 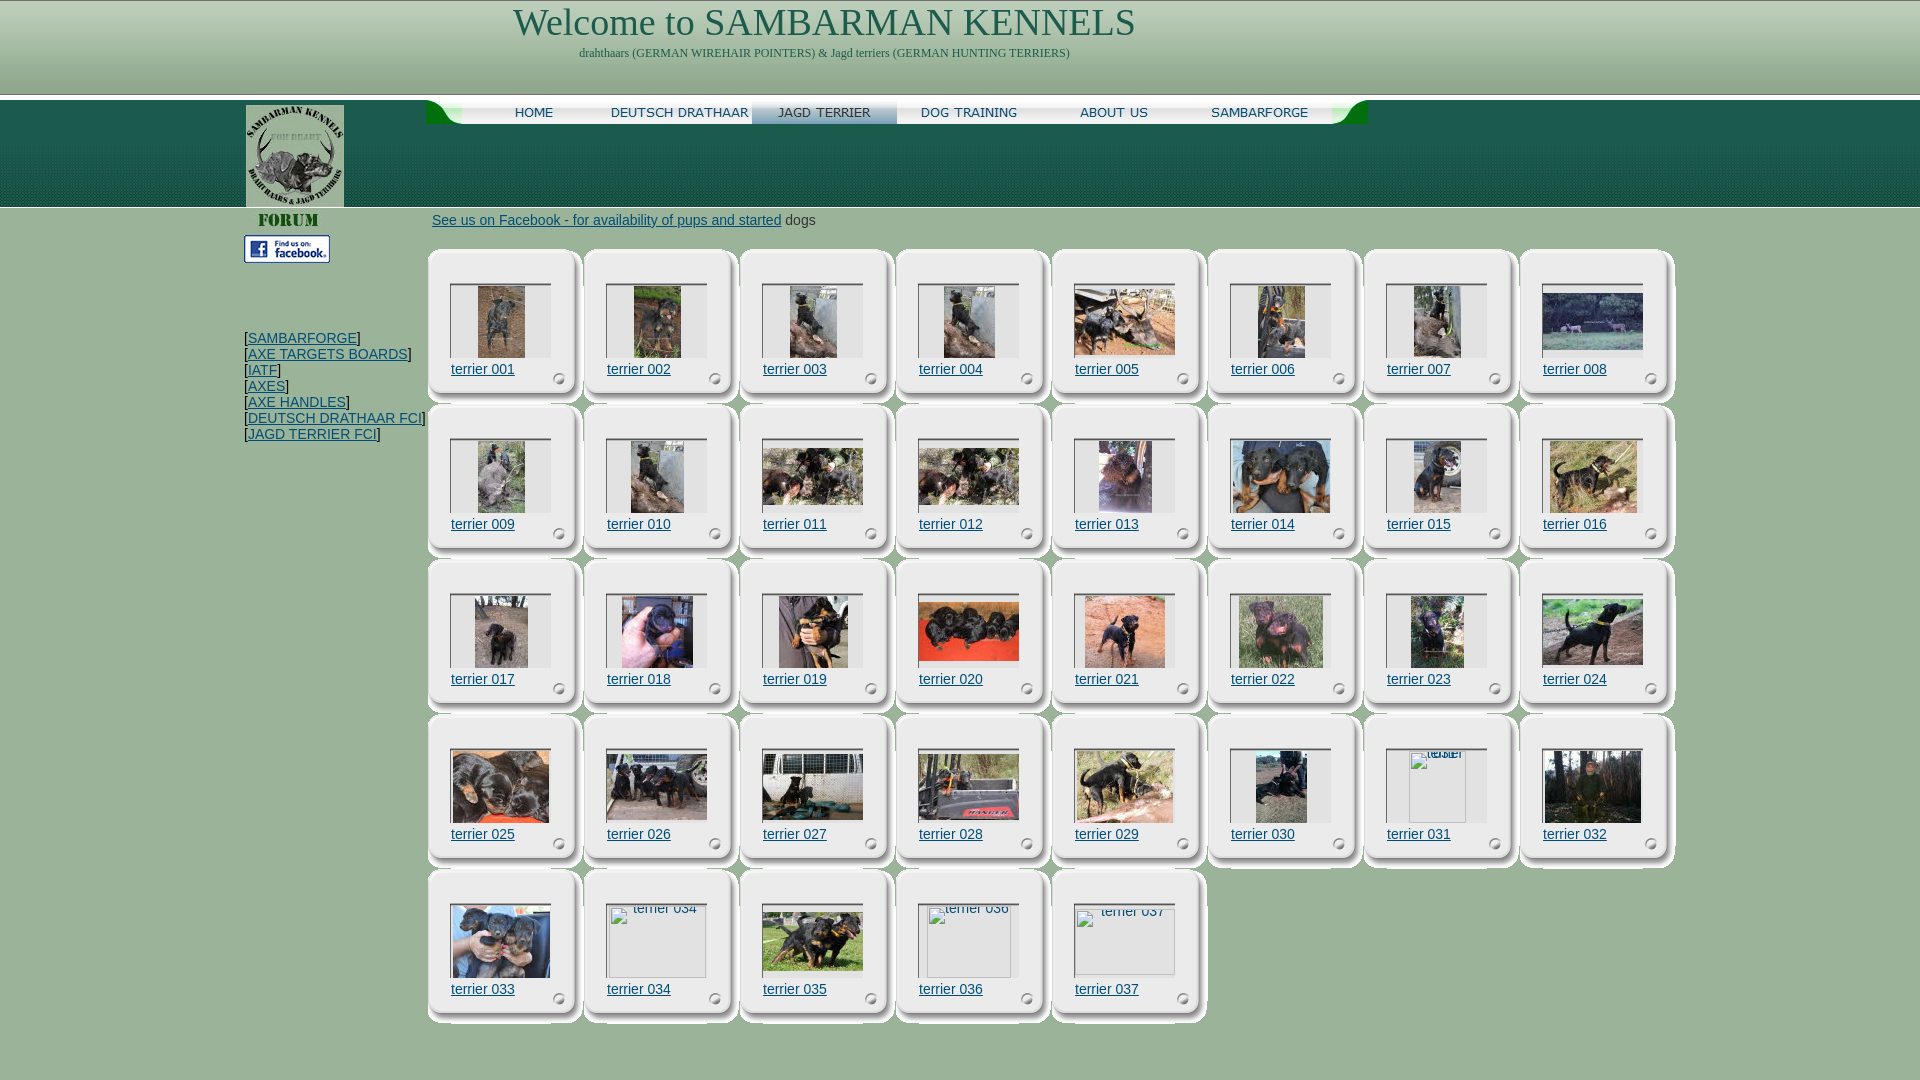 What do you see at coordinates (1418, 677) in the screenshot?
I see `'terrier 023'` at bounding box center [1418, 677].